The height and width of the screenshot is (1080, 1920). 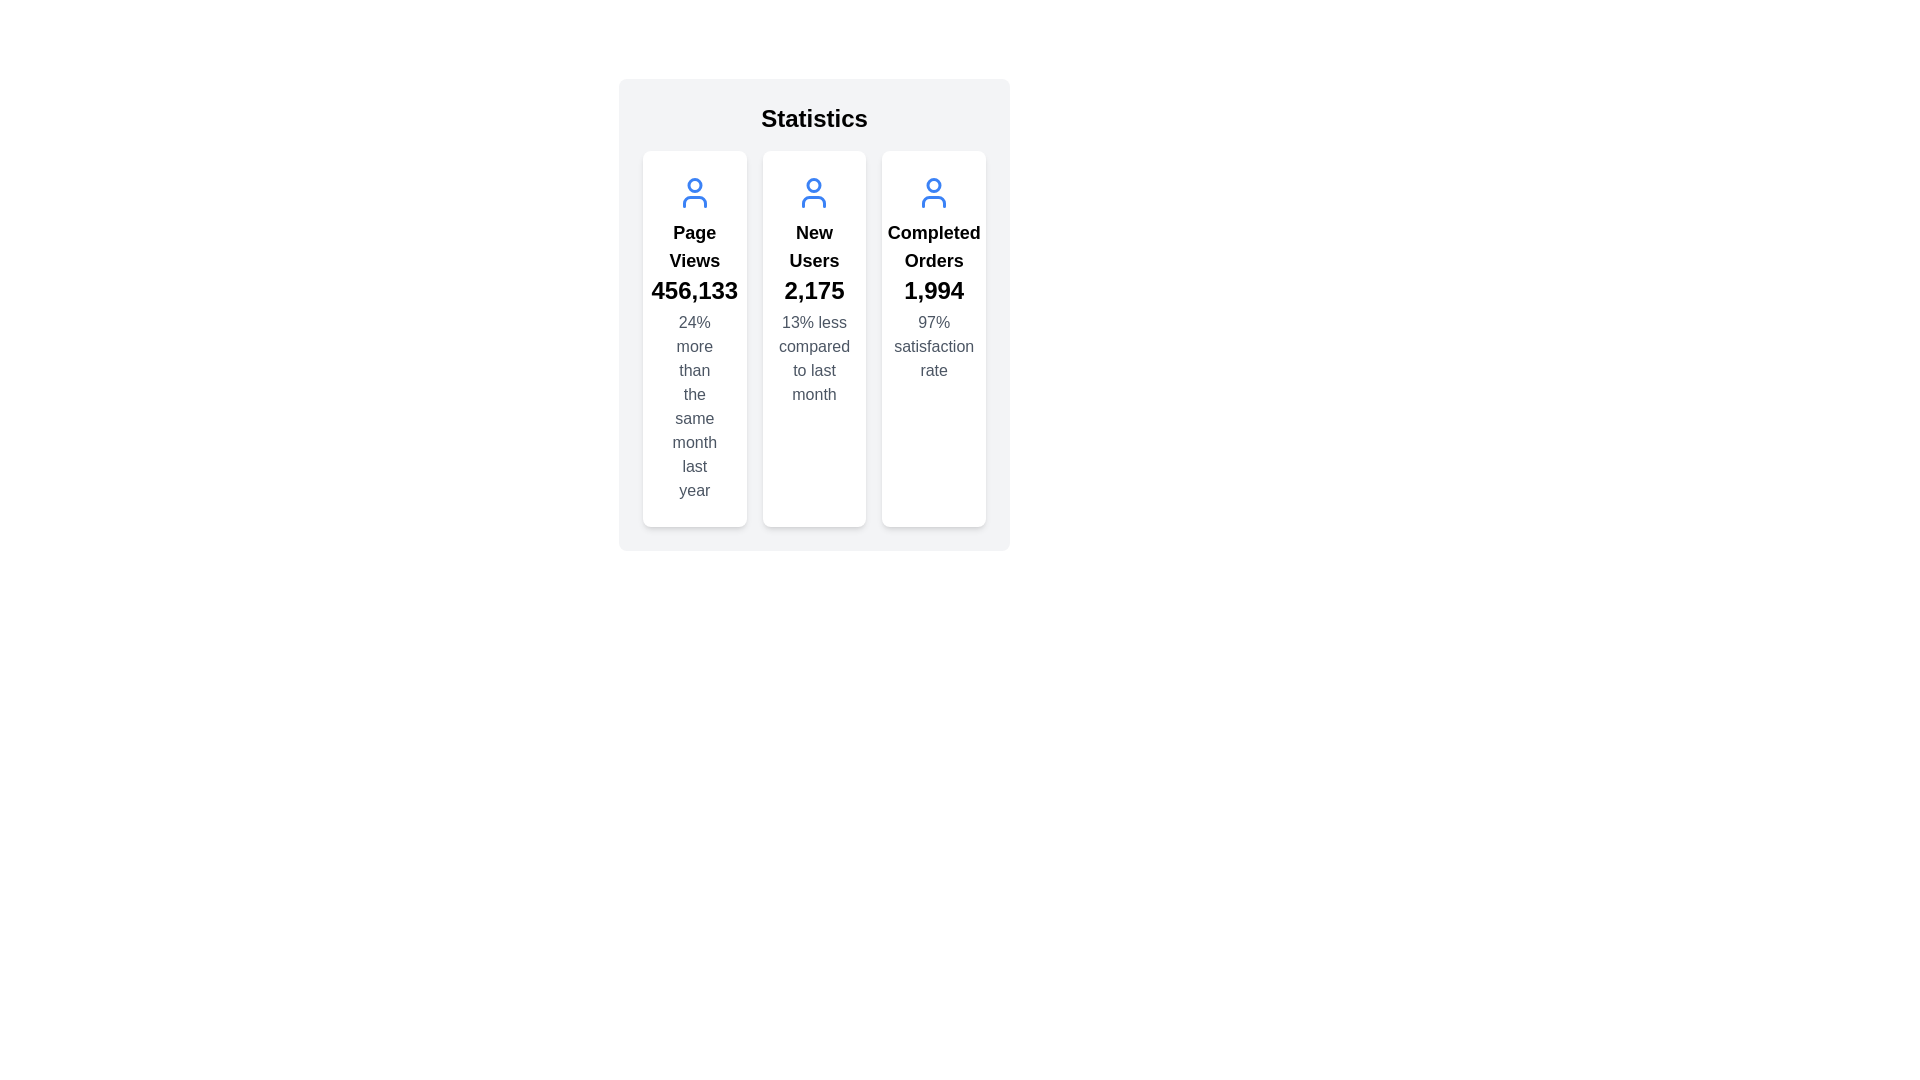 What do you see at coordinates (933, 245) in the screenshot?
I see `the 'Completed Orders' label, which is a bold text element located in the third column of a statistical overview section, positioned below an icon and above numerical data` at bounding box center [933, 245].